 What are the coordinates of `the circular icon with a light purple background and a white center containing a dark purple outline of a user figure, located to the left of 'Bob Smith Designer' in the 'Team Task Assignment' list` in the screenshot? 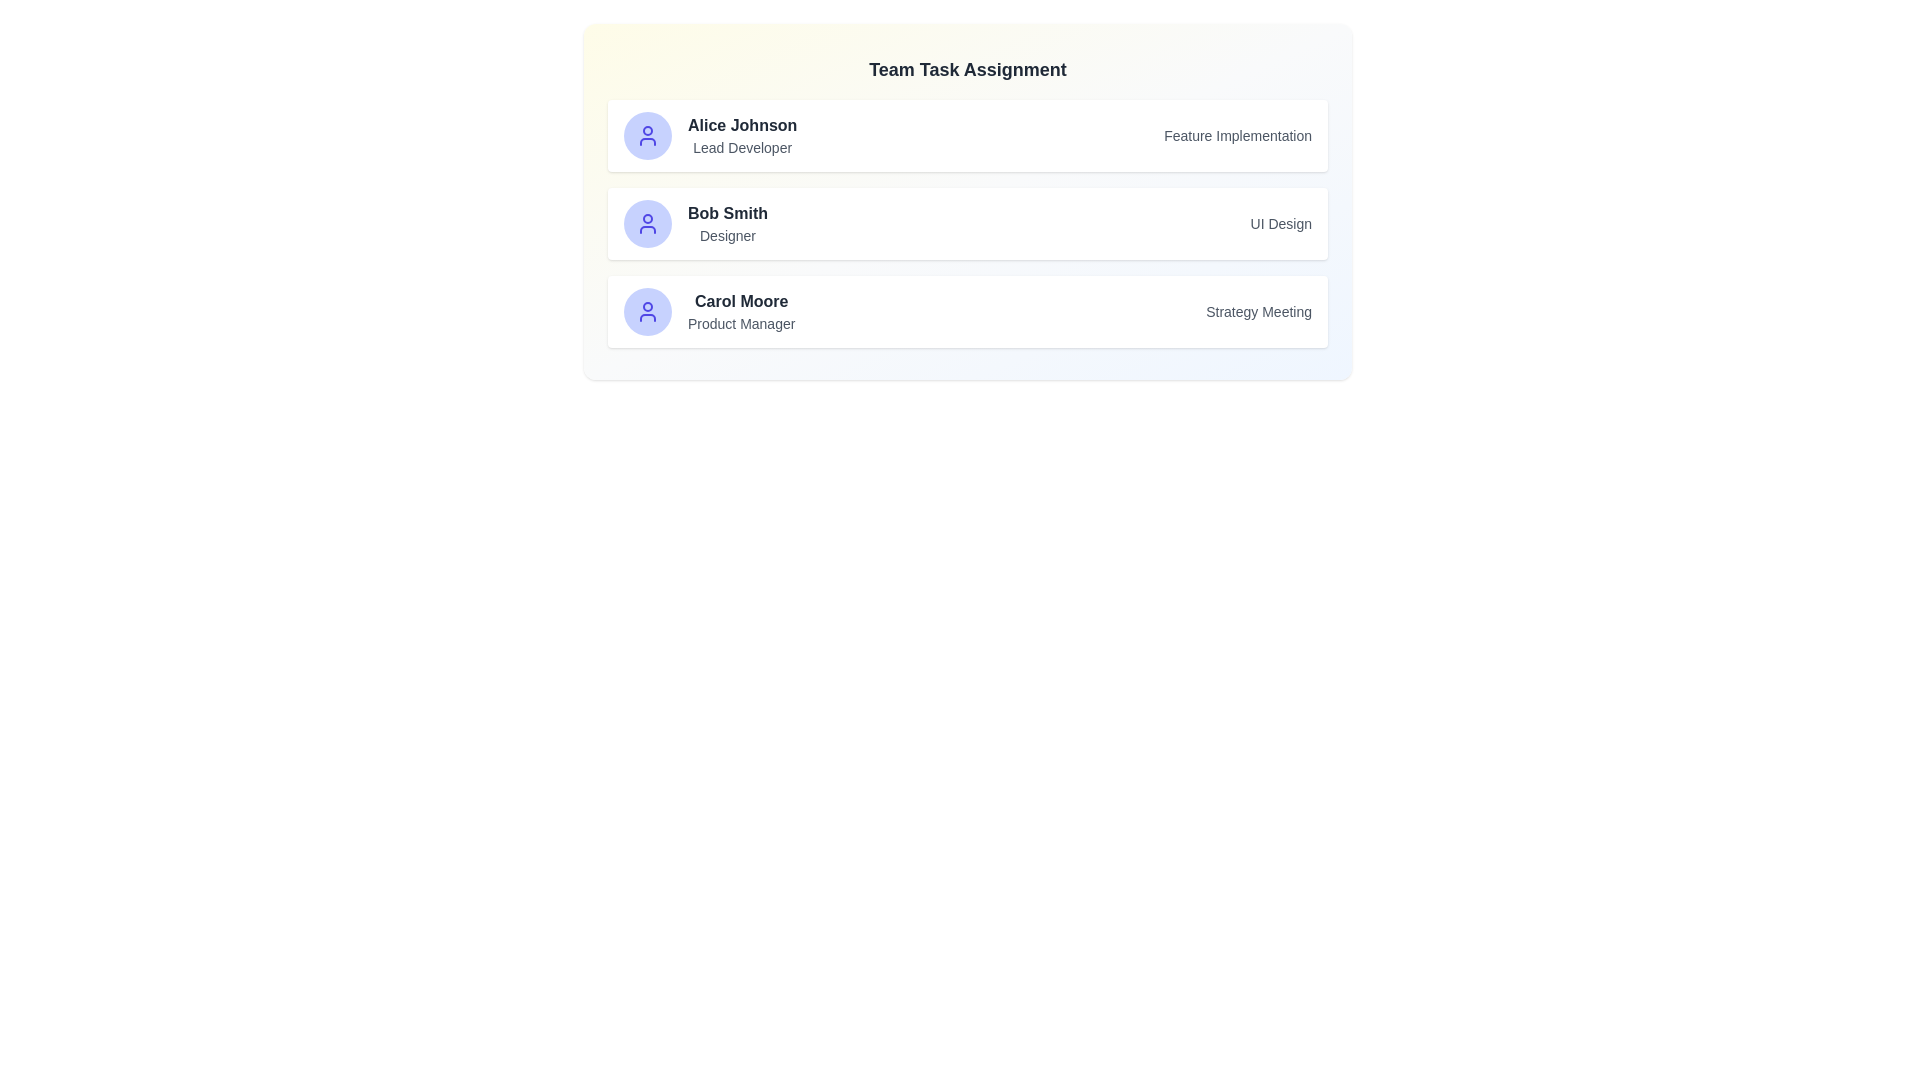 It's located at (648, 223).